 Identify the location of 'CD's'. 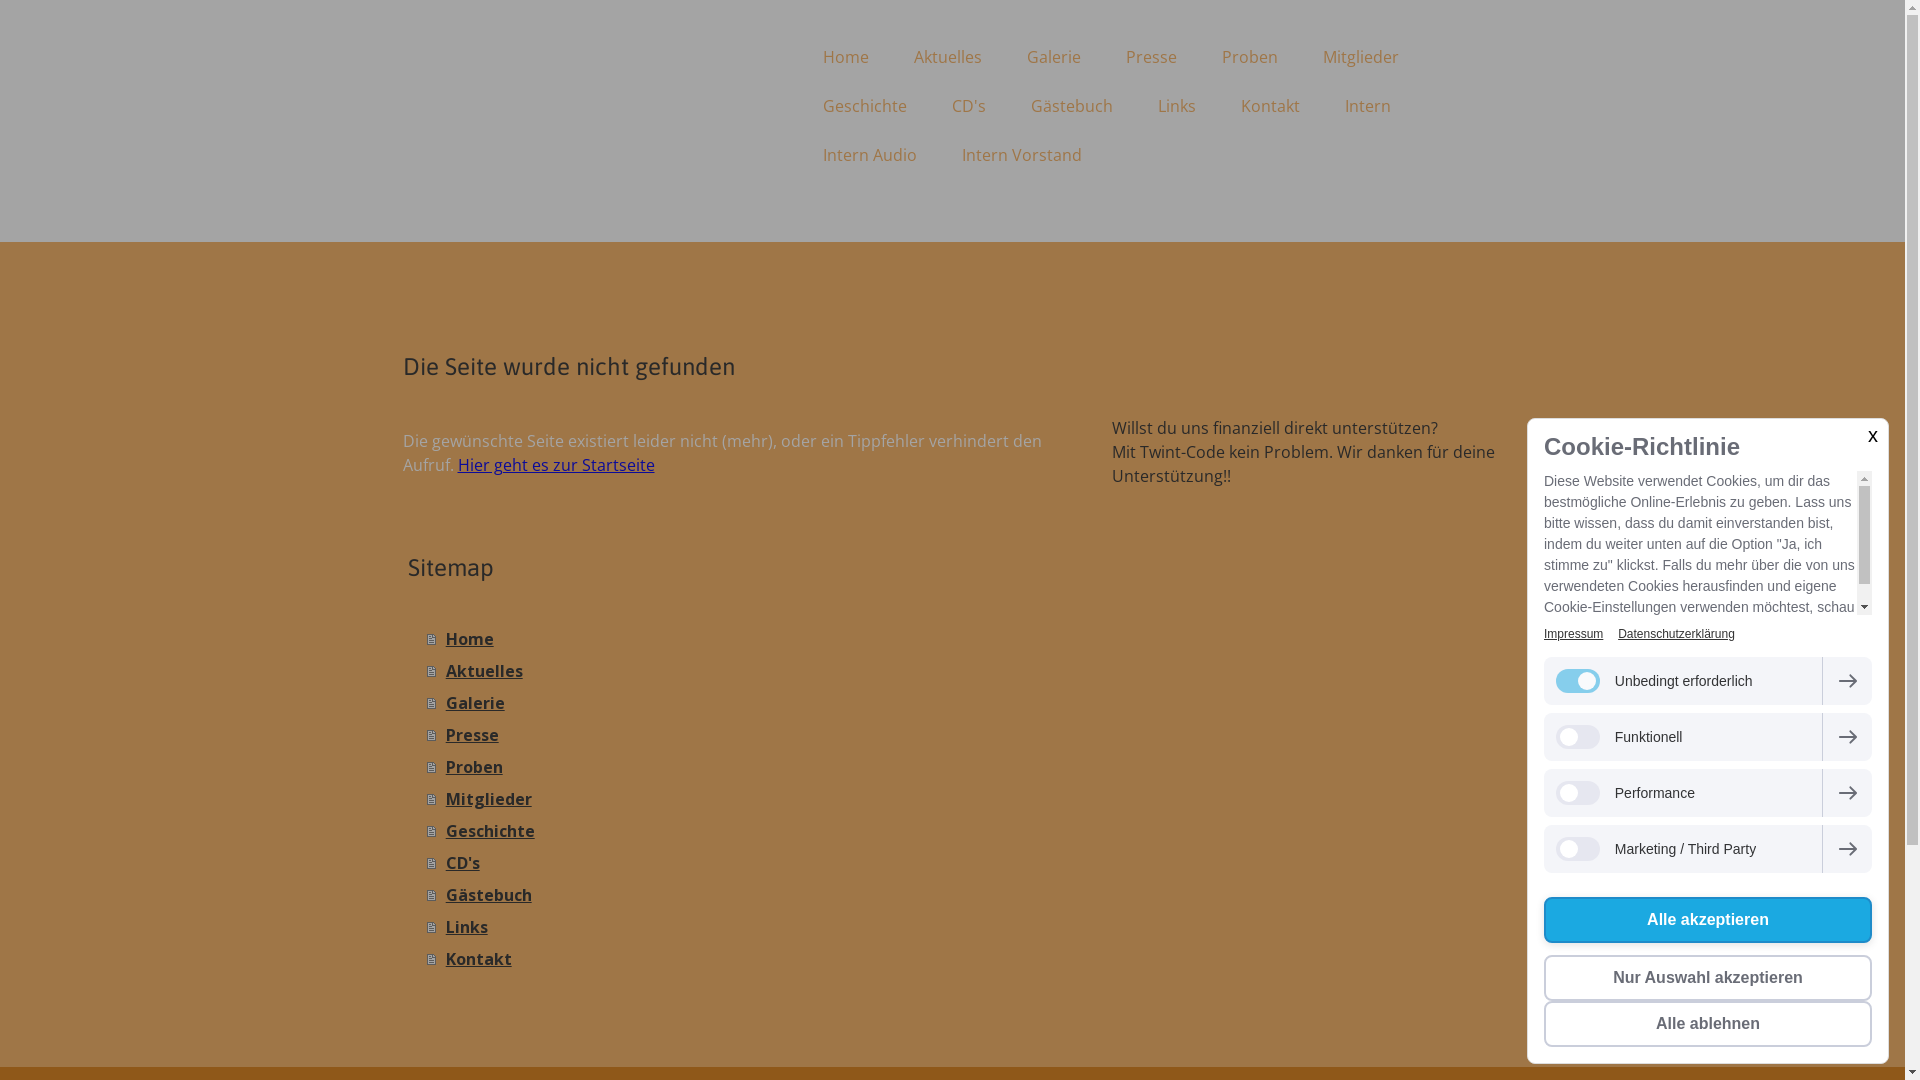
(748, 862).